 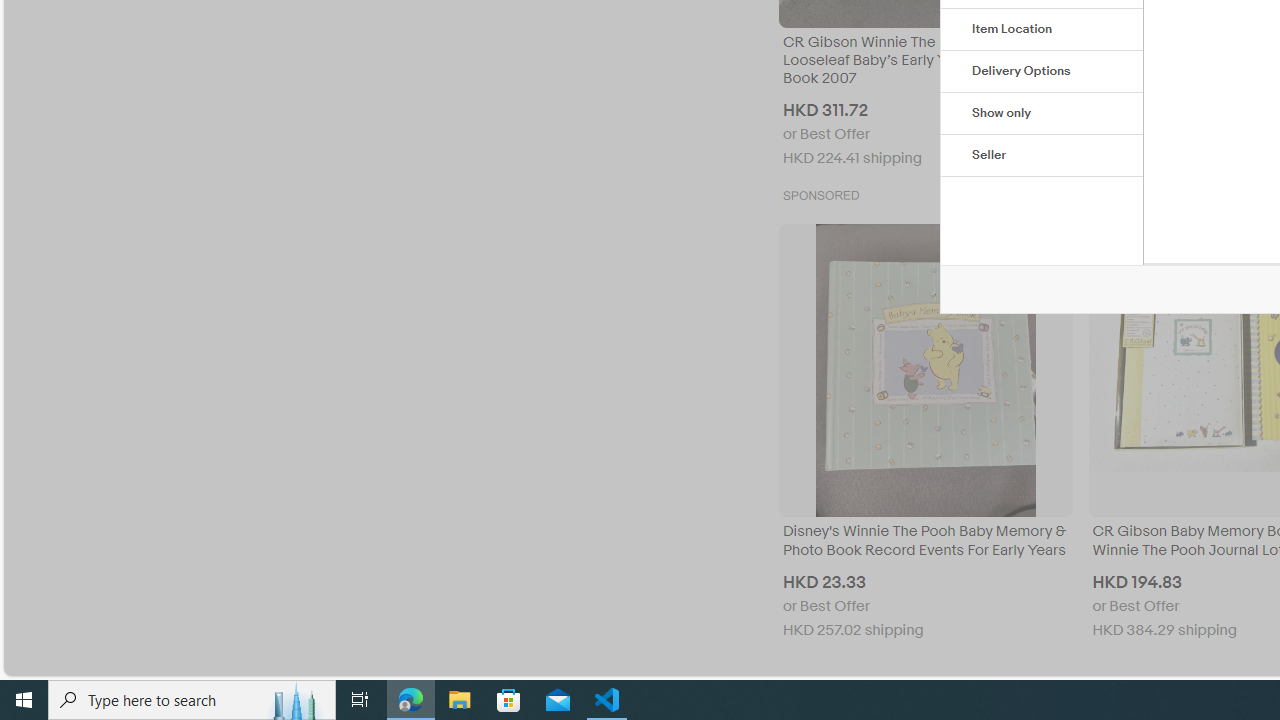 I want to click on 'Show only', so click(x=1041, y=114).